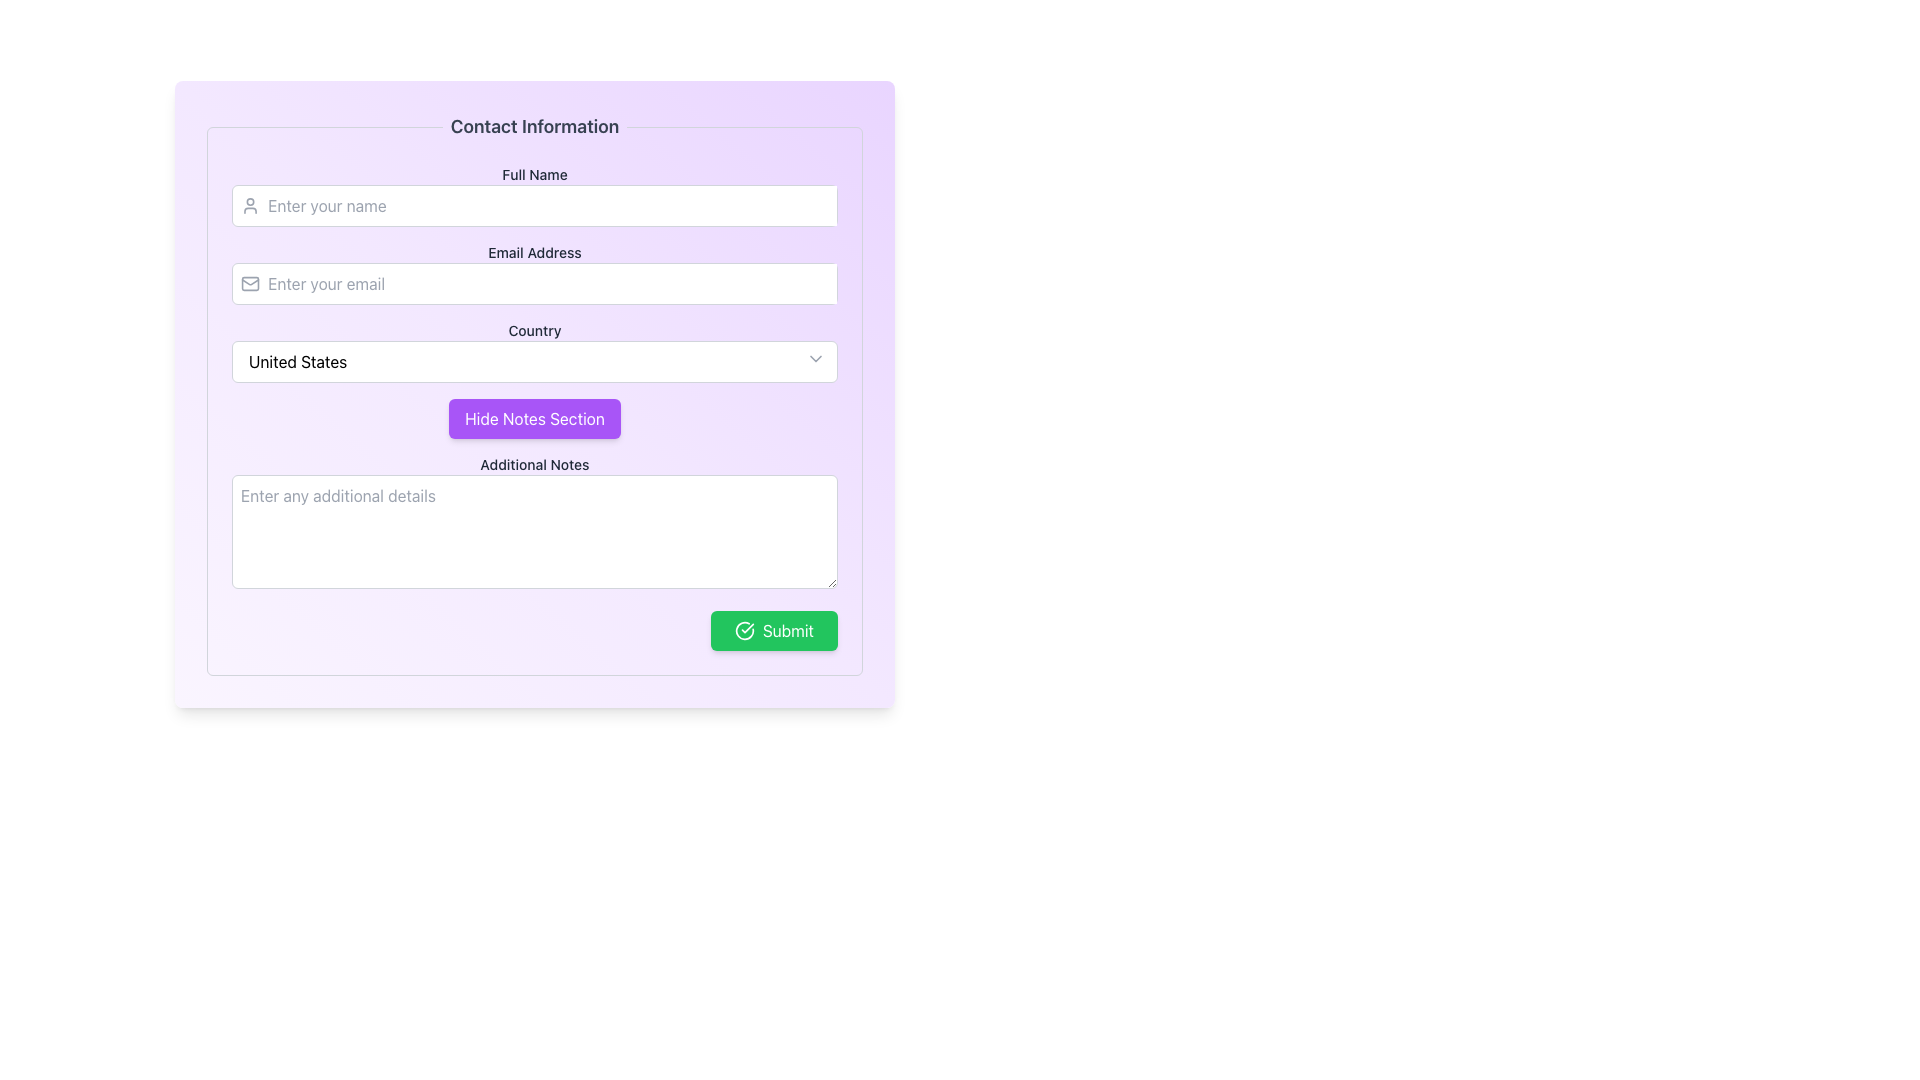  Describe the element at coordinates (534, 362) in the screenshot. I see `the dropdown menu displaying 'United States'` at that location.